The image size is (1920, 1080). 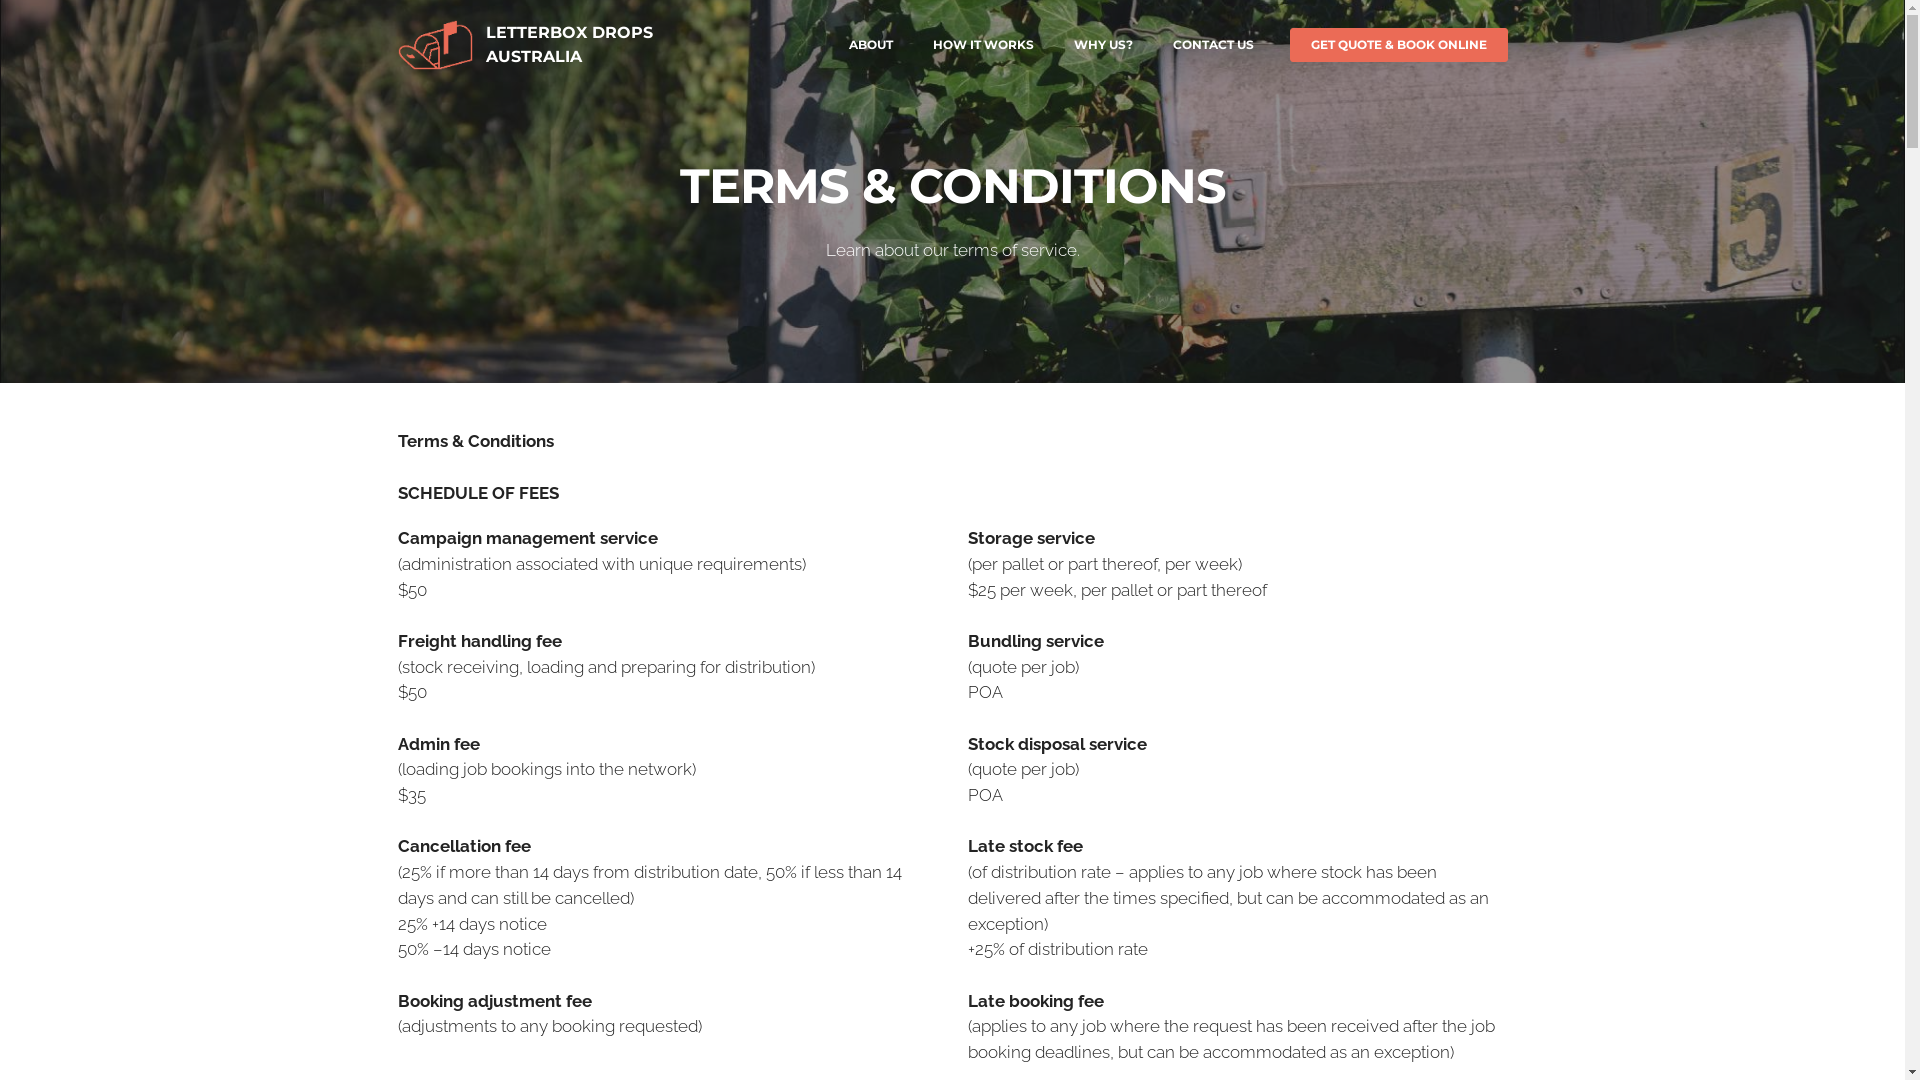 I want to click on 'WHY US?', so click(x=1102, y=45).